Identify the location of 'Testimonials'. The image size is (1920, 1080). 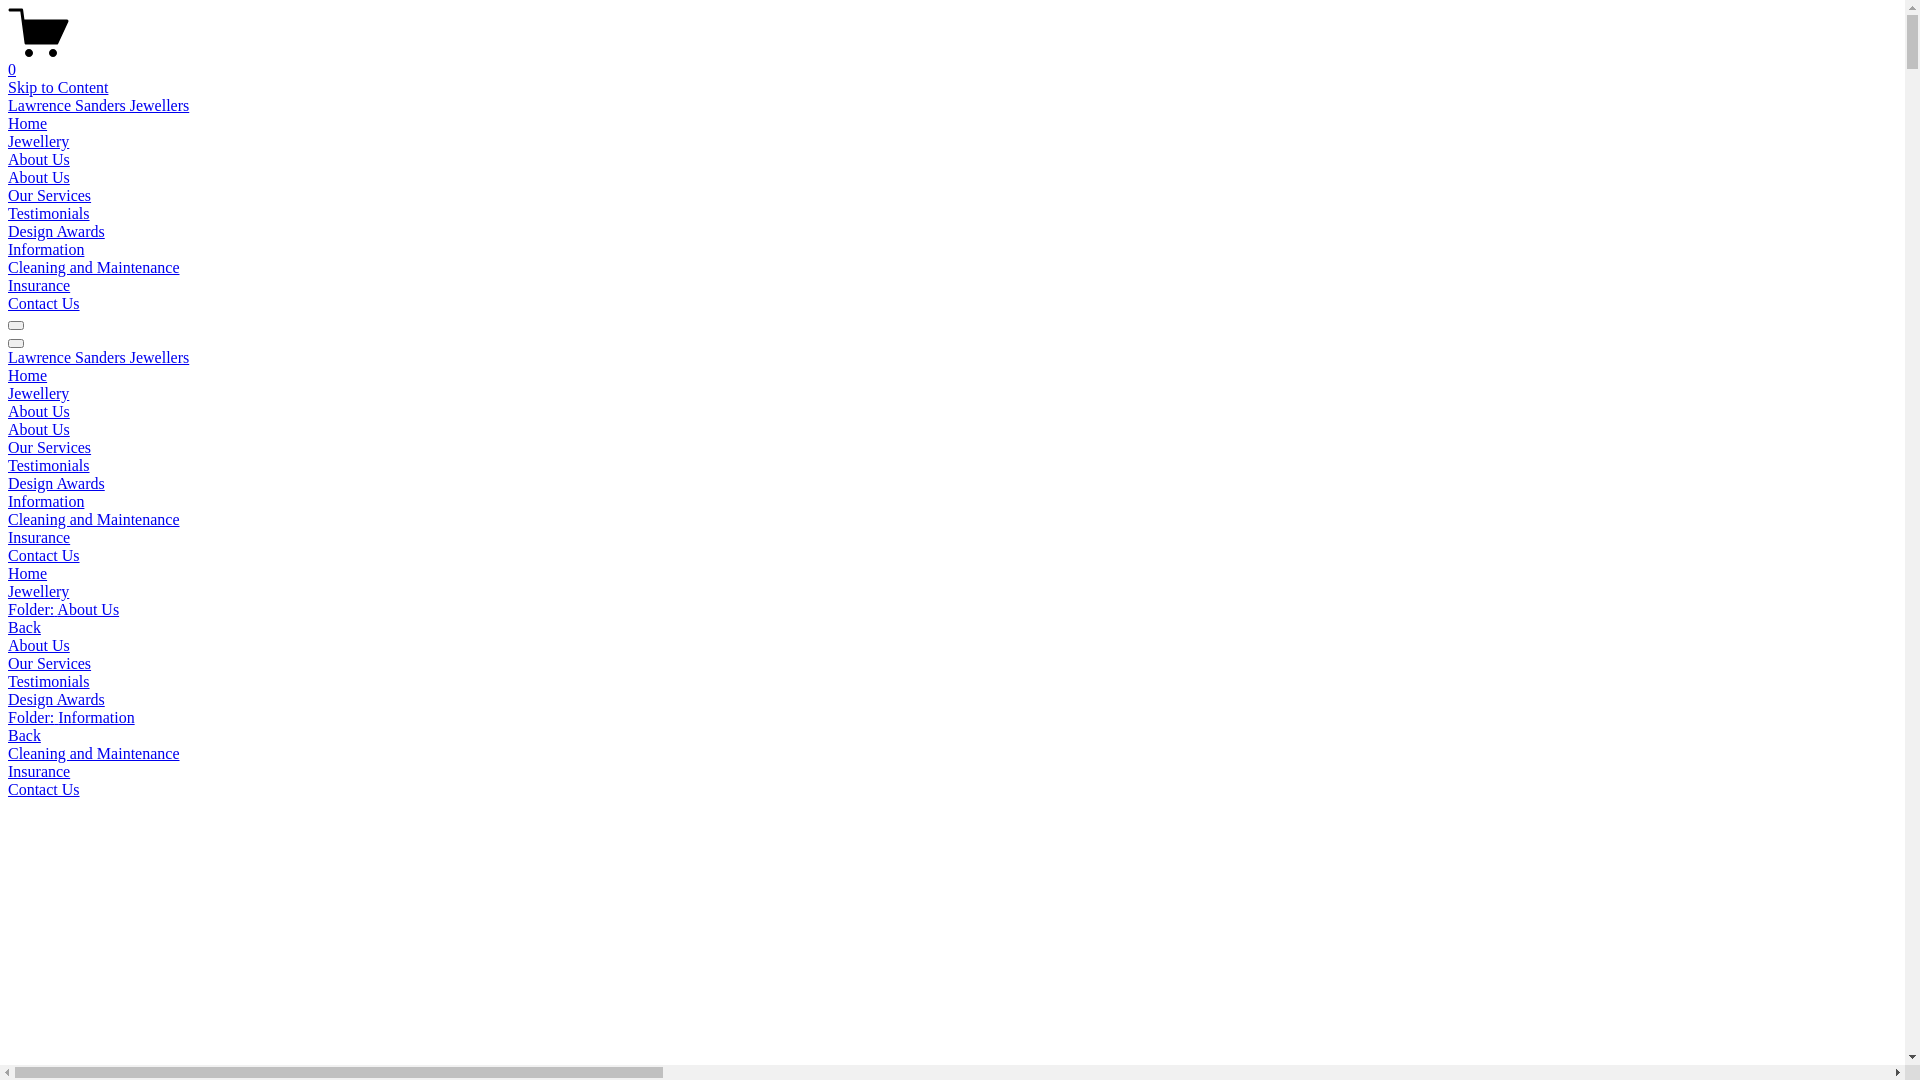
(48, 465).